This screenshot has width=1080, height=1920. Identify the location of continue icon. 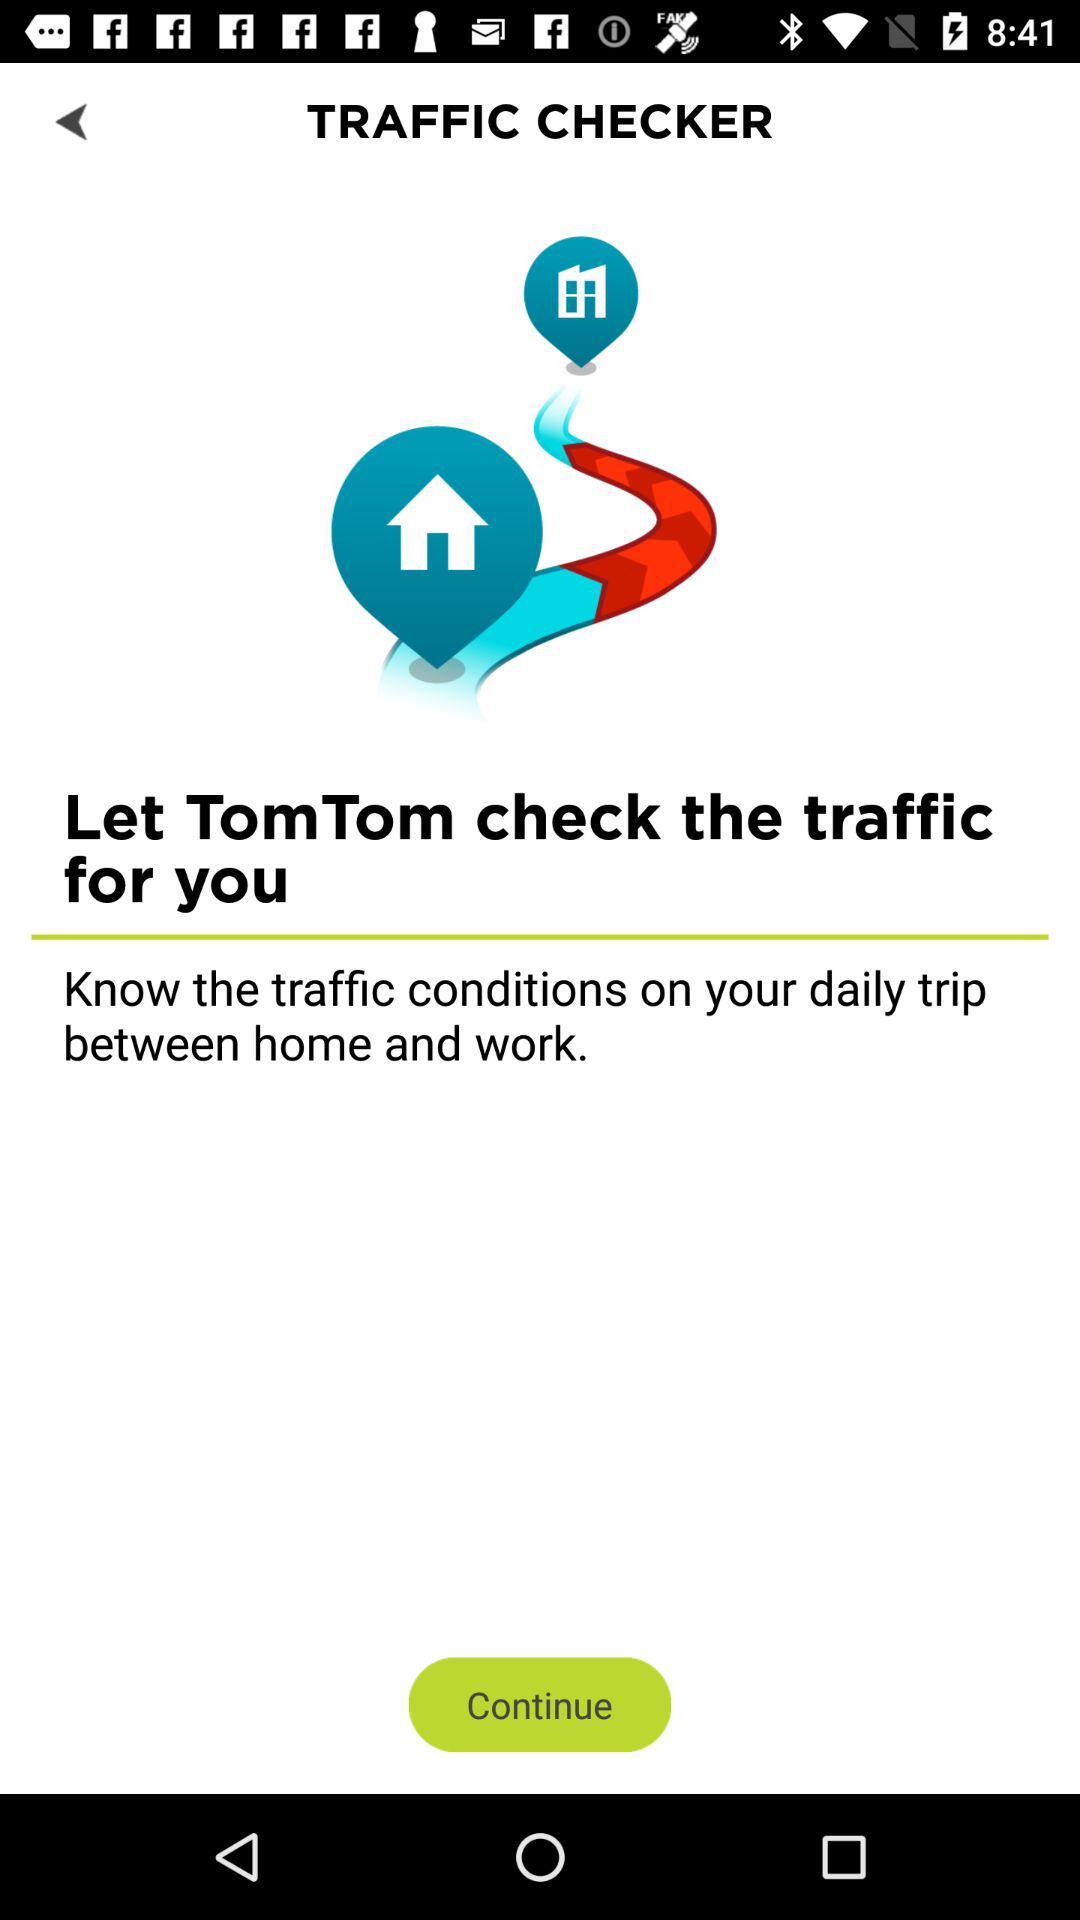
(540, 1703).